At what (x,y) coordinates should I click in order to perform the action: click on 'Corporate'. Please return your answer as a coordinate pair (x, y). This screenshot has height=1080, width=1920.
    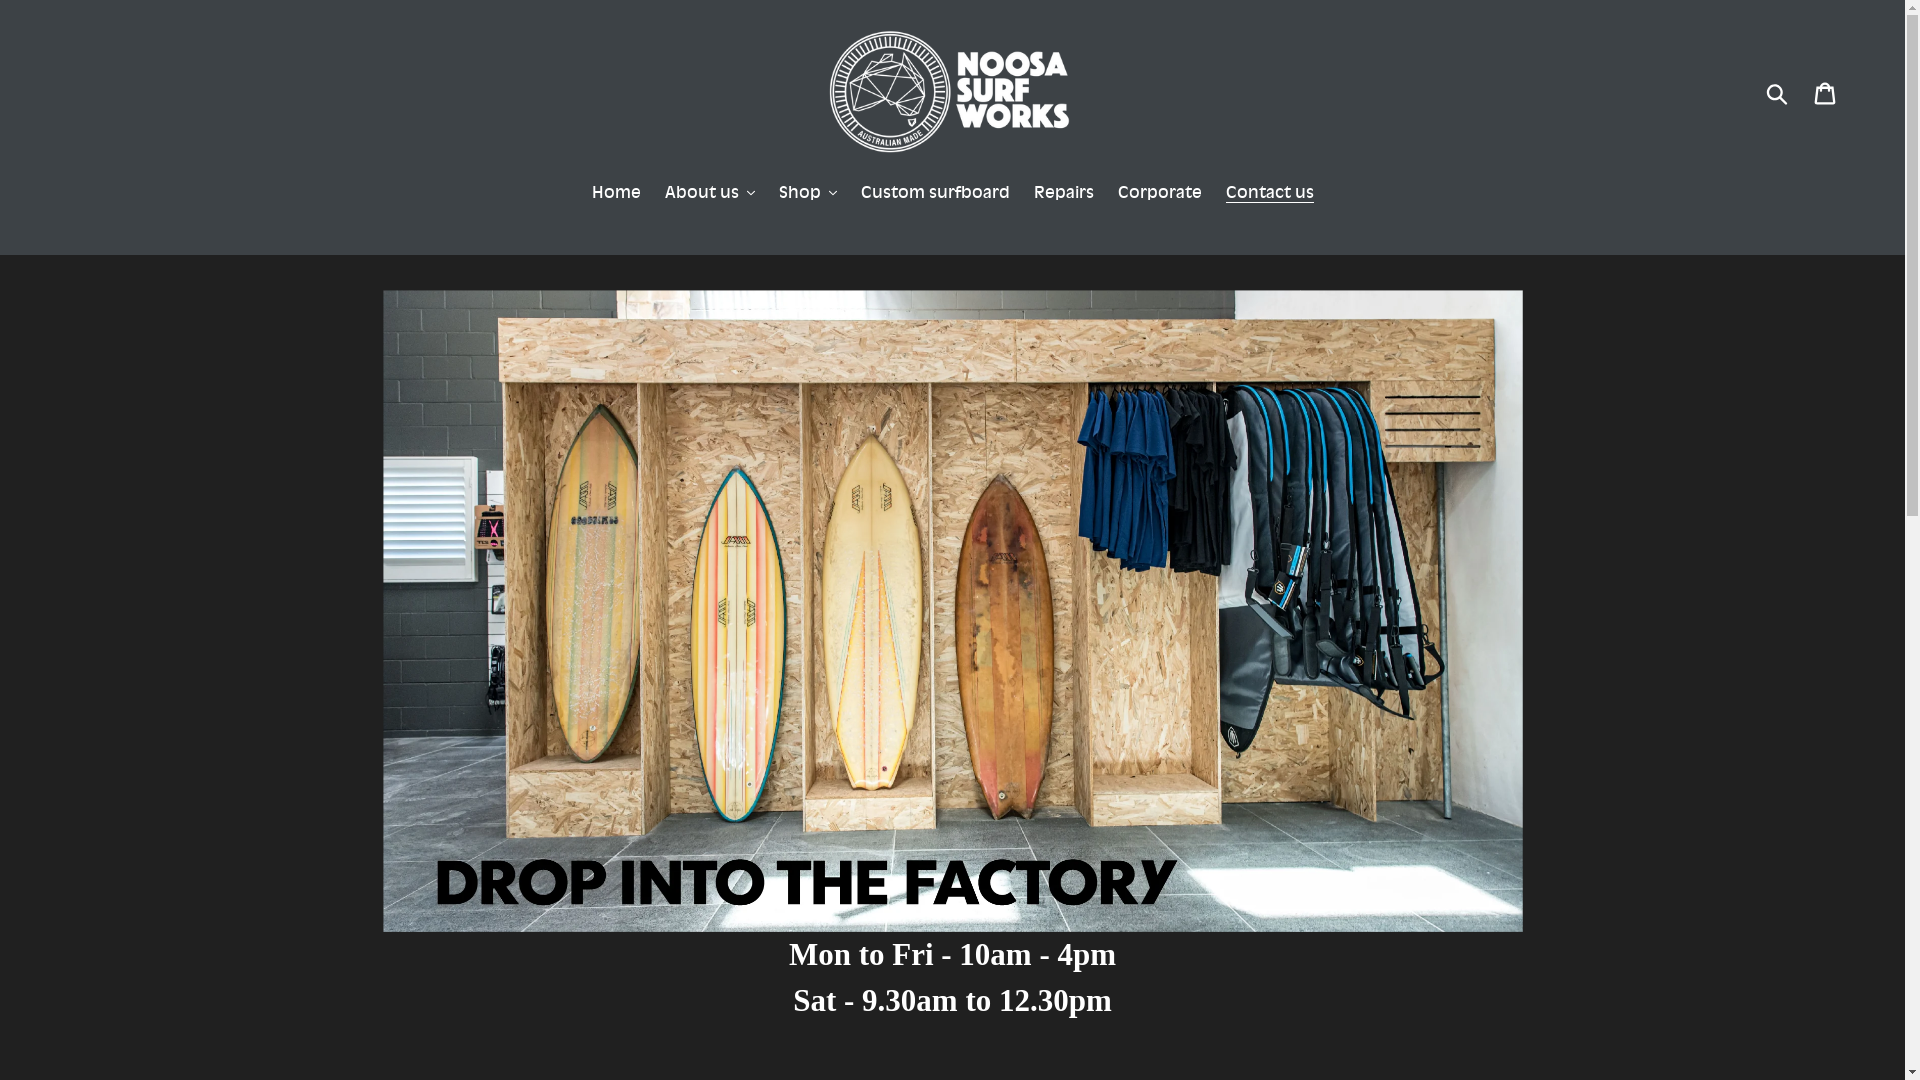
    Looking at the image, I should click on (1107, 193).